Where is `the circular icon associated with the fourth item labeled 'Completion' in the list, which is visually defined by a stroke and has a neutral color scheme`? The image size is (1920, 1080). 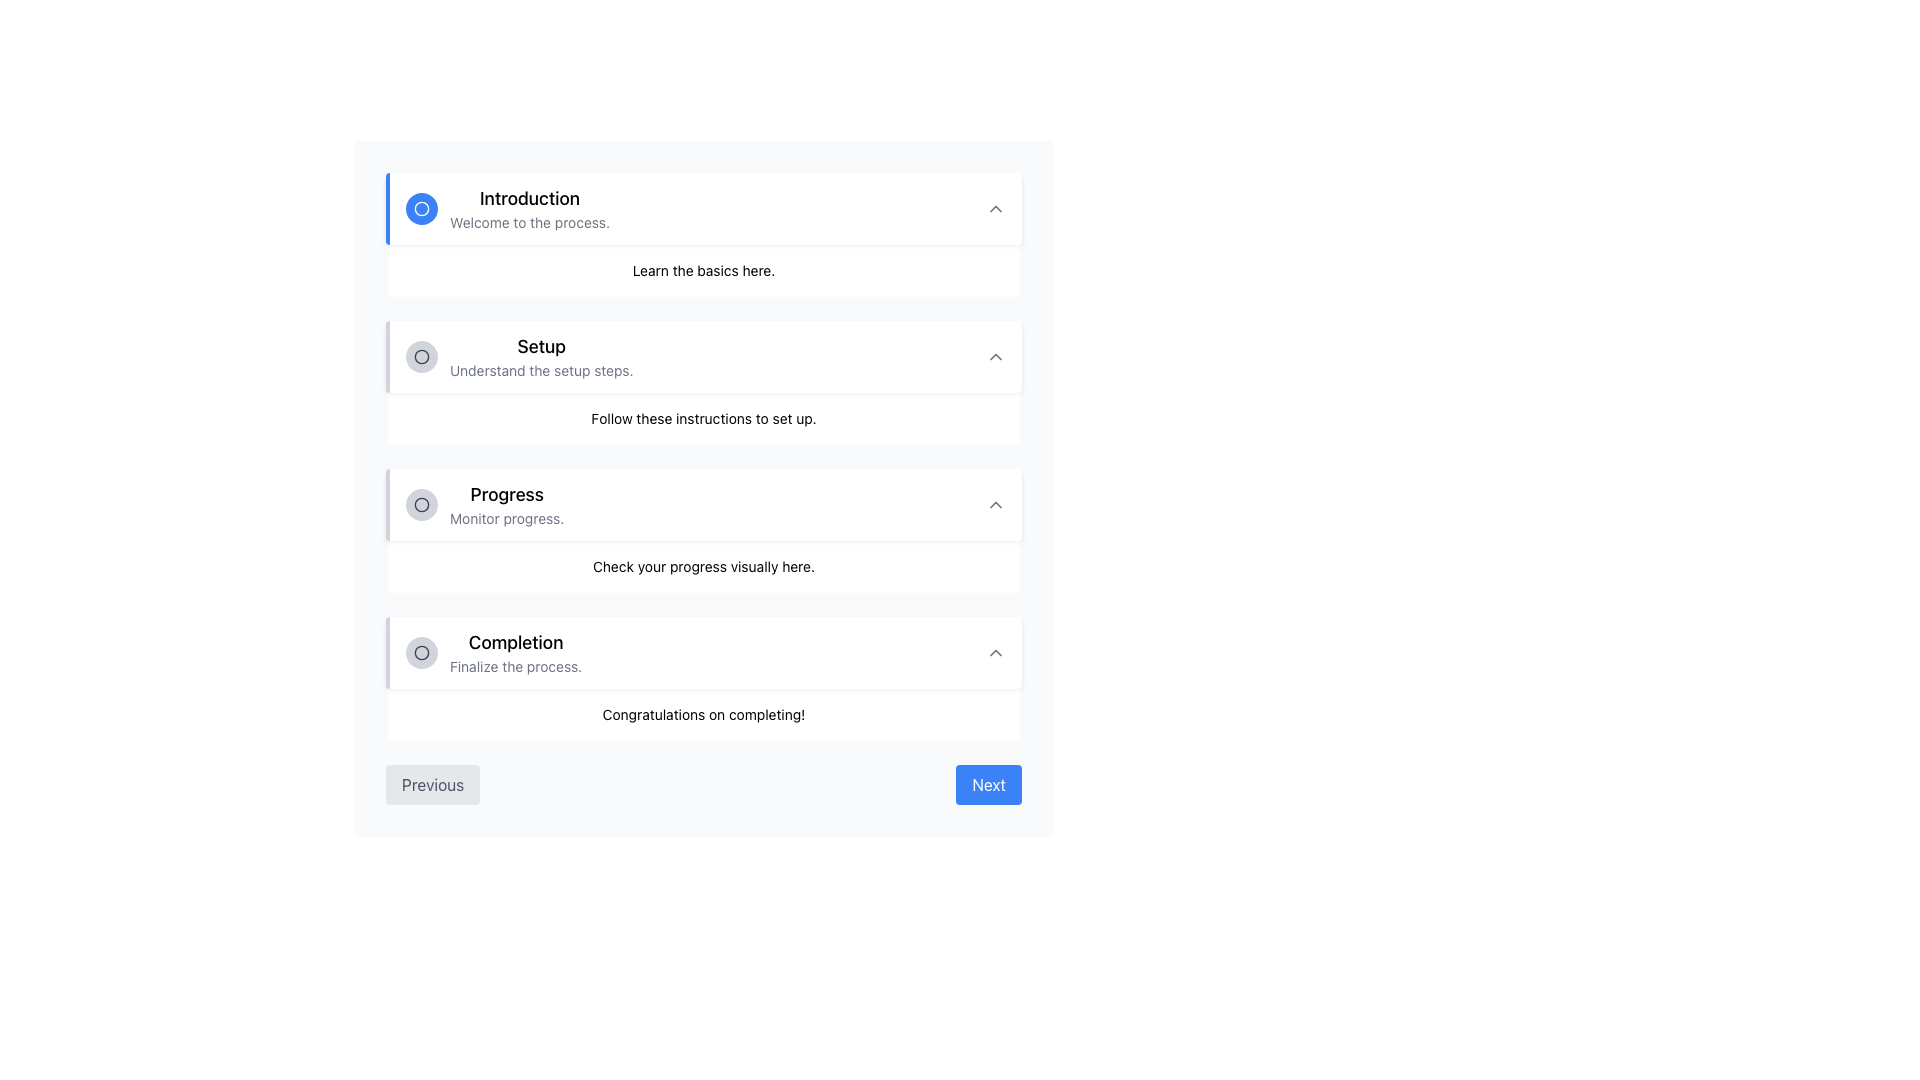
the circular icon associated with the fourth item labeled 'Completion' in the list, which is visually defined by a stroke and has a neutral color scheme is located at coordinates (421, 652).